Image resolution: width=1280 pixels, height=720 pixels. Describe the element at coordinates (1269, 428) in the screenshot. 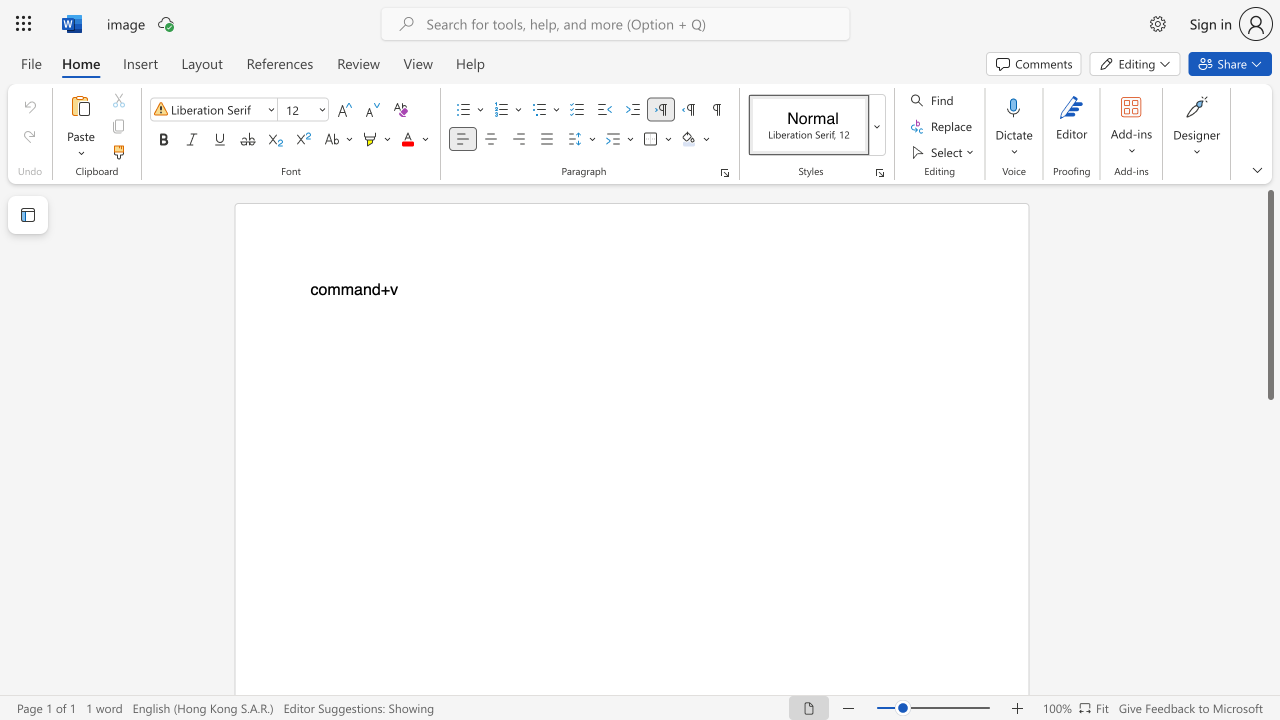

I see `the right-hand scrollbar to descend the page` at that location.